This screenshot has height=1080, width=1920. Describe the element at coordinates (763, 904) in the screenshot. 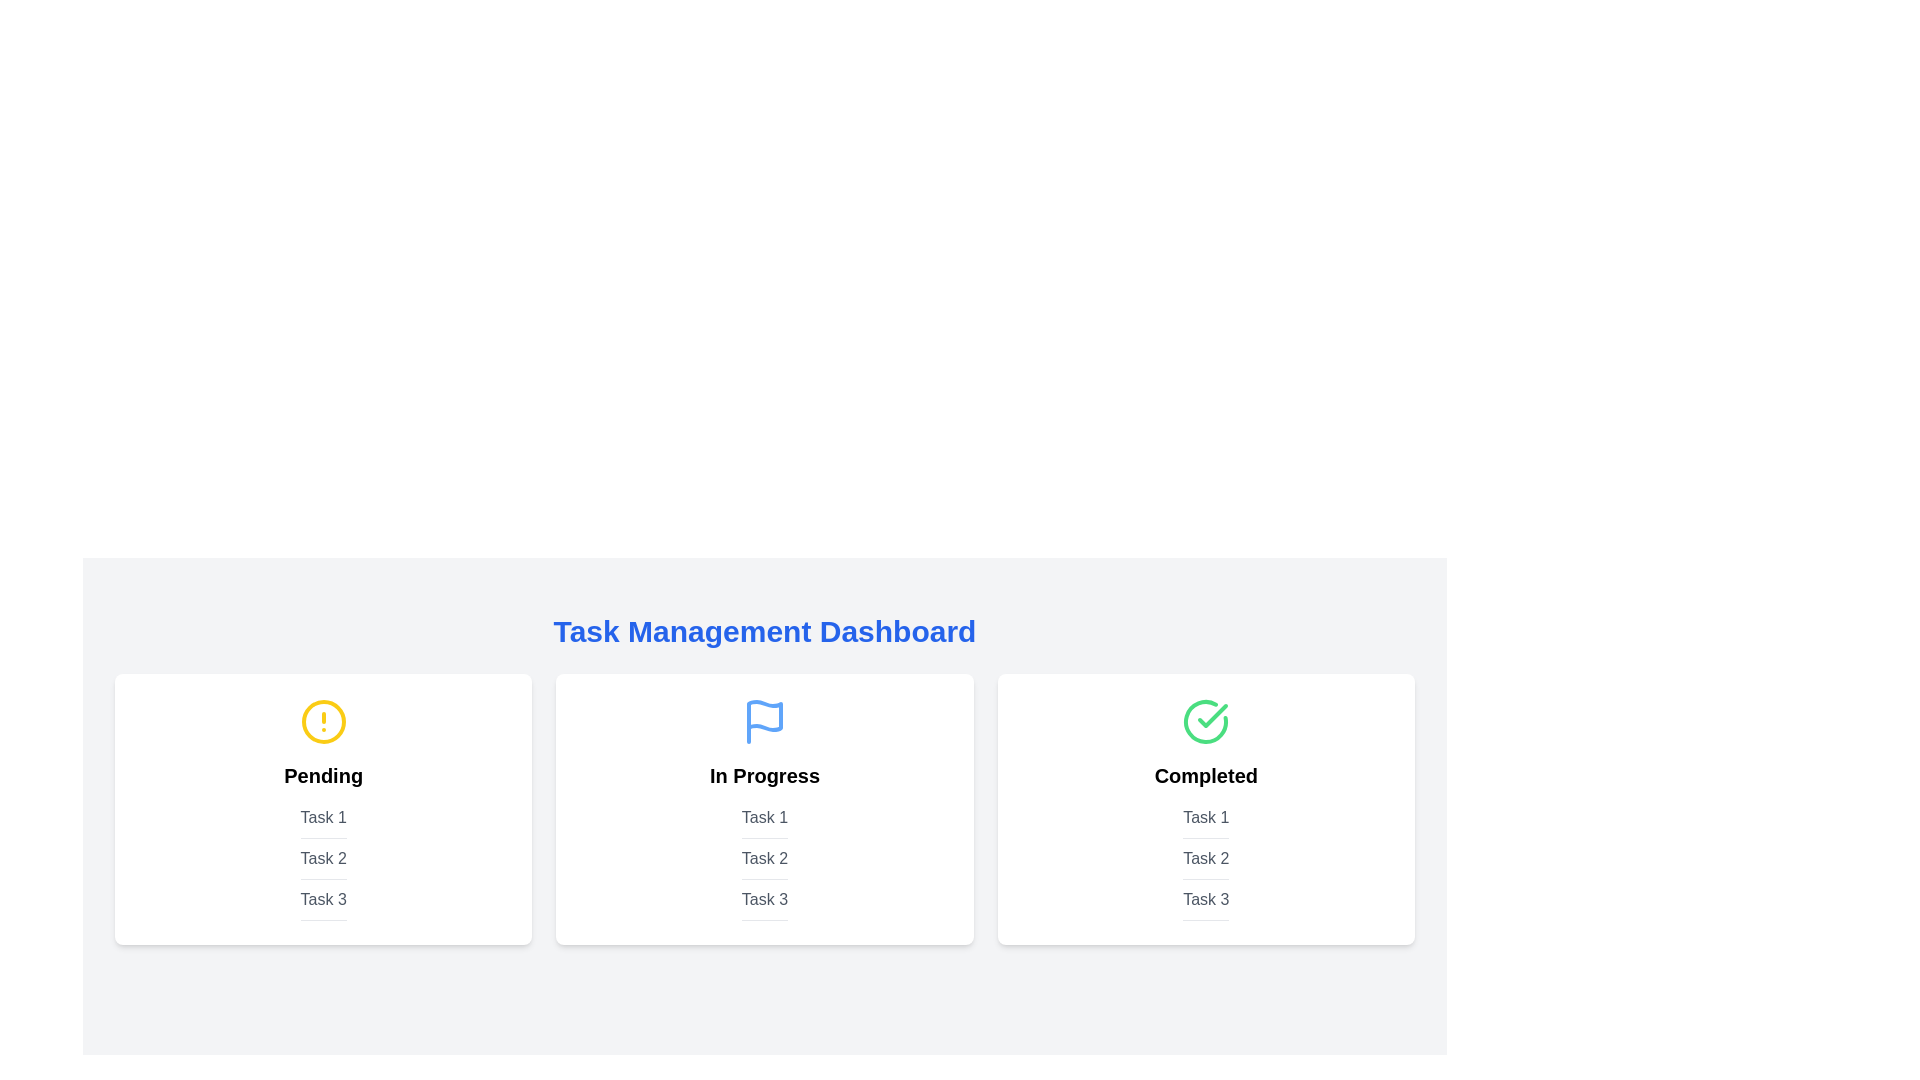

I see `the text label displaying 'Task 3', which is styled with a subtle border and aligned left in the 'In Progress' section of the task management dashboard` at that location.